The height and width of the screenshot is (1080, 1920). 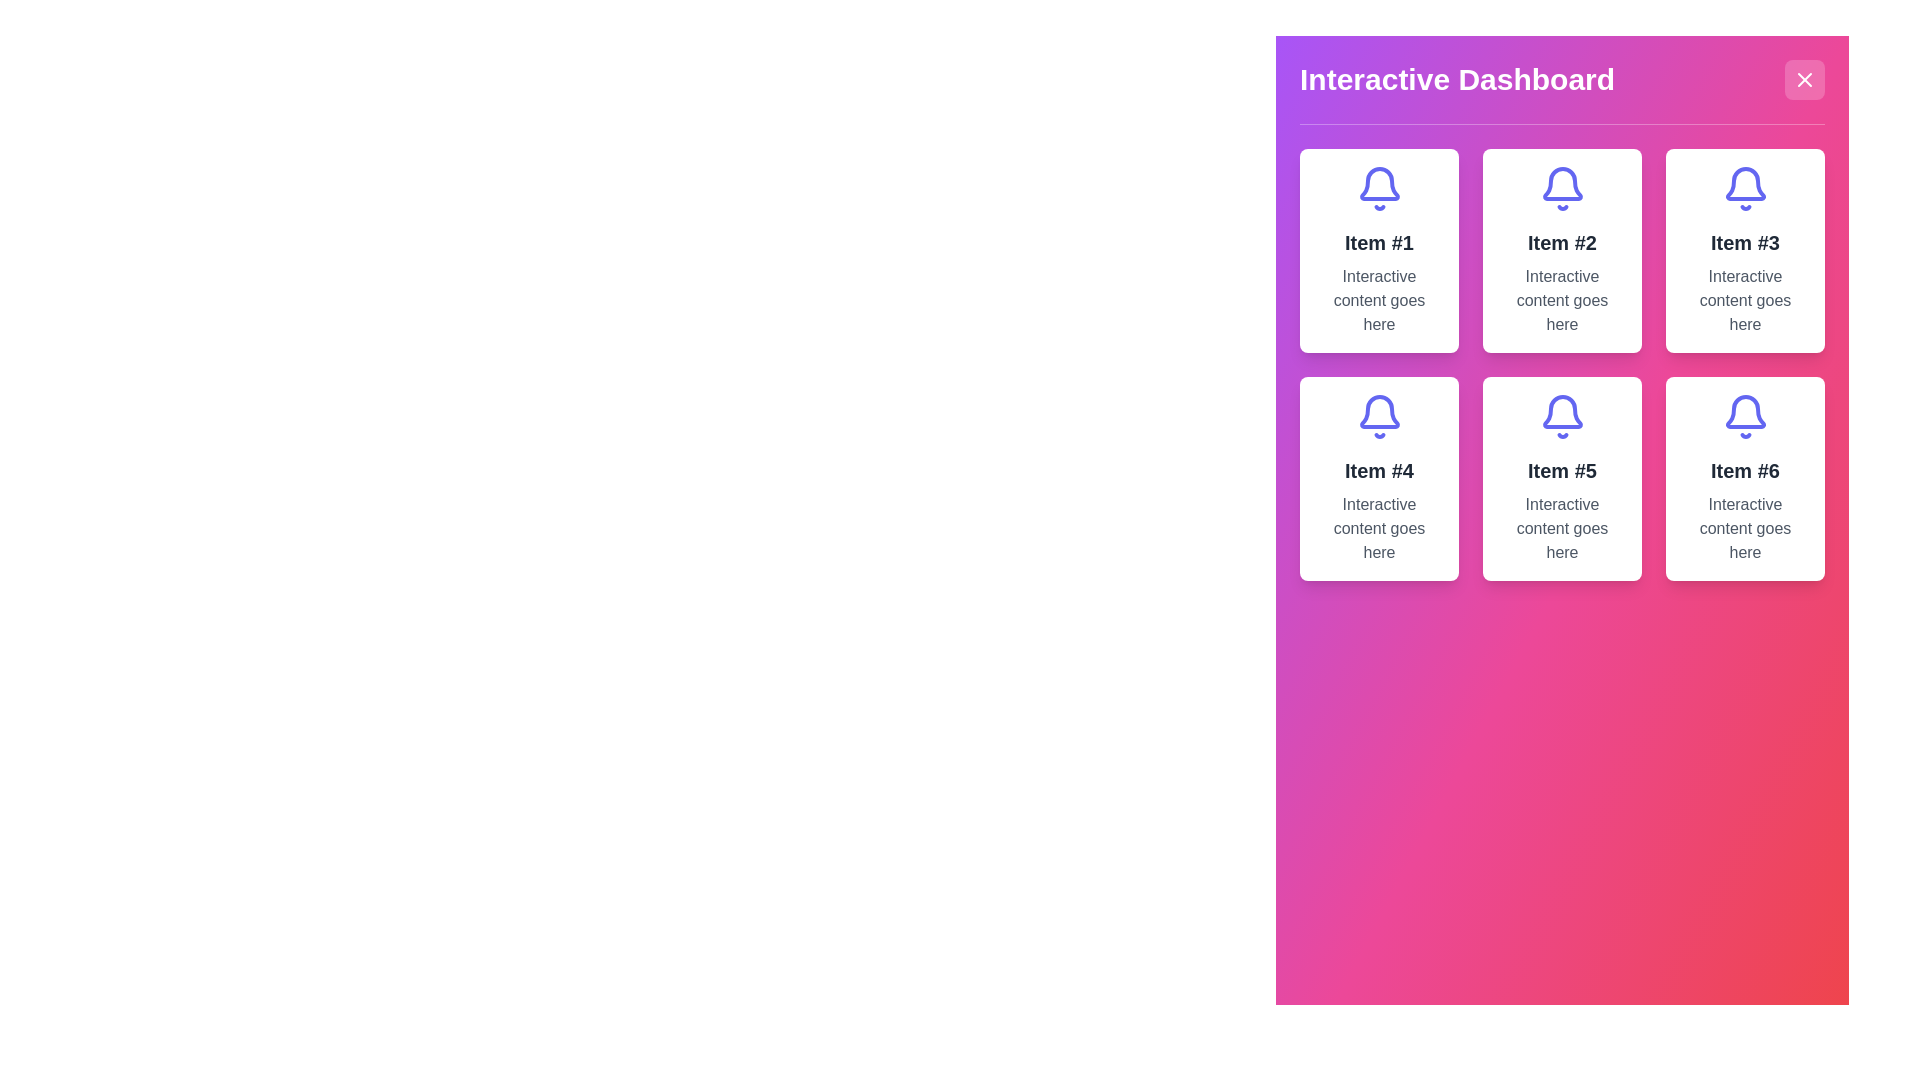 I want to click on the informational card displaying 'Item #4' with a bell icon, located in the second row, first column of the interactive dashboard, so click(x=1378, y=478).